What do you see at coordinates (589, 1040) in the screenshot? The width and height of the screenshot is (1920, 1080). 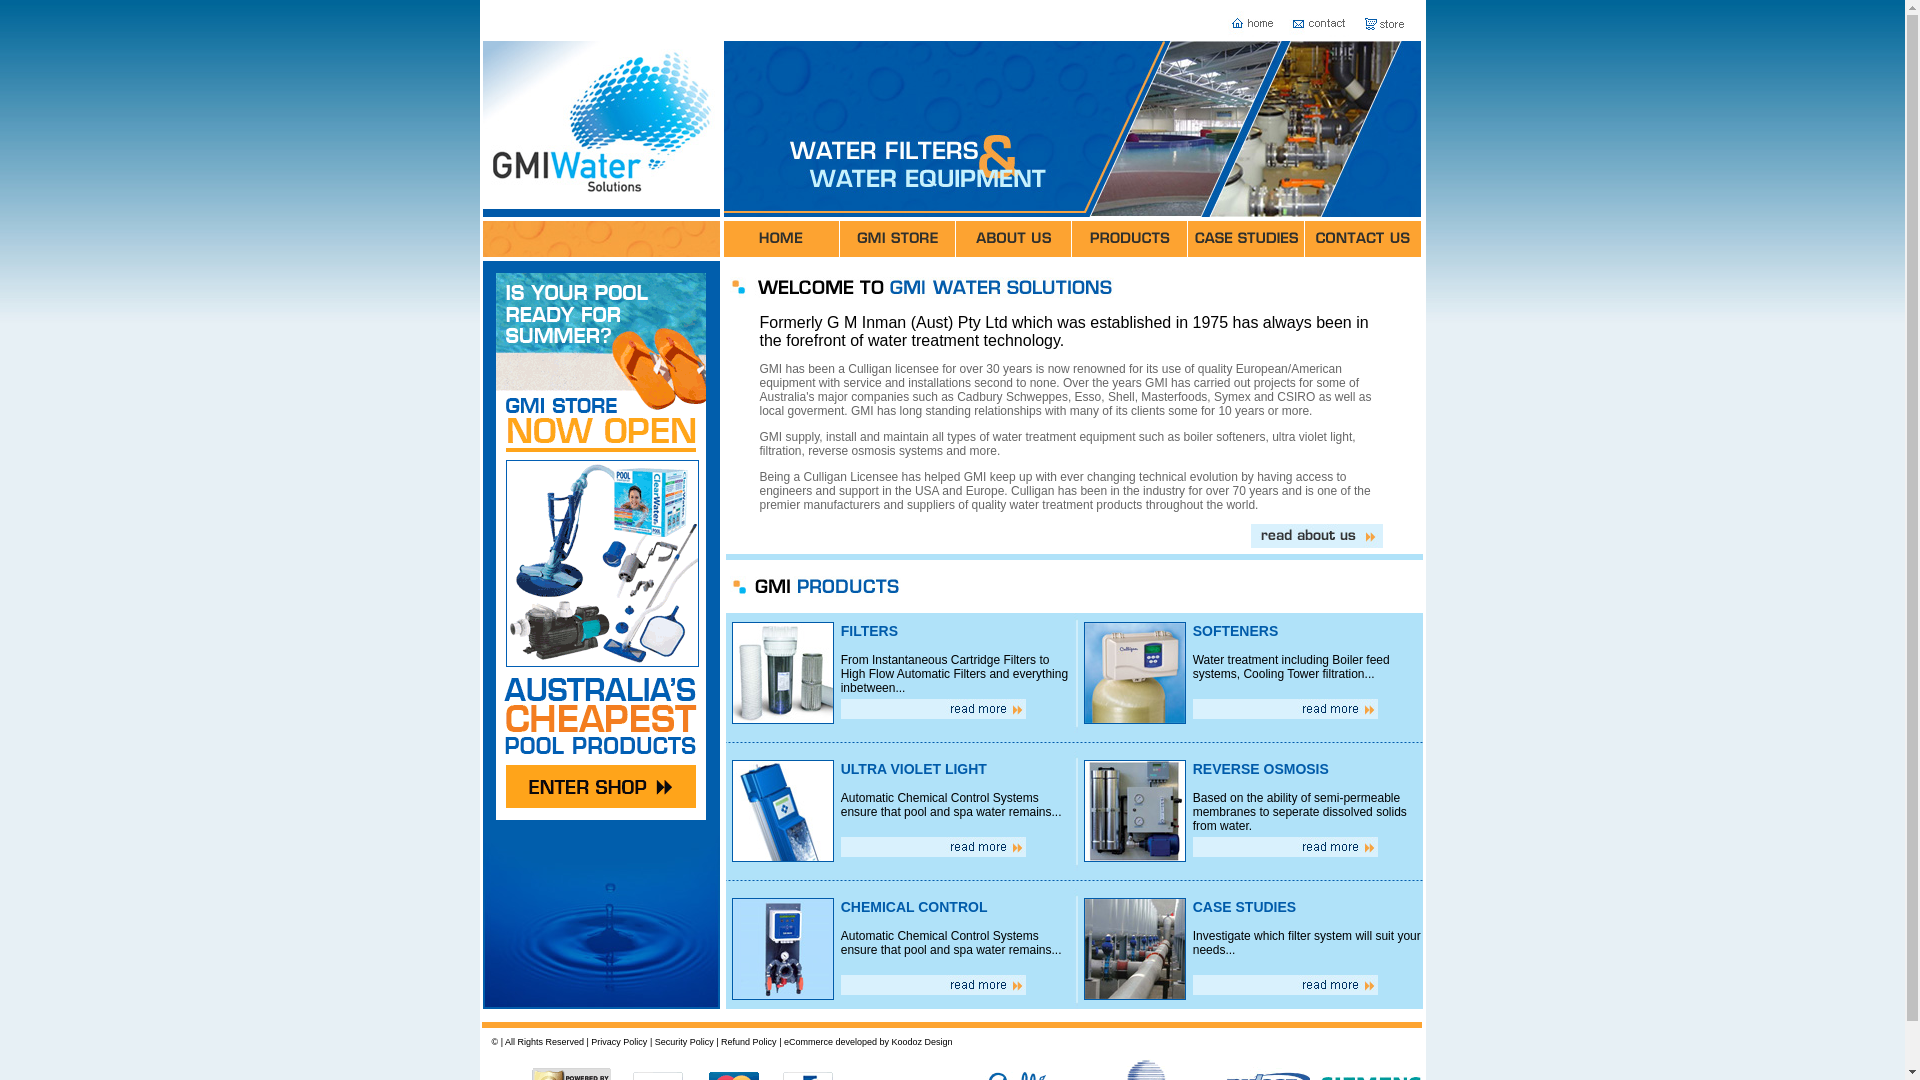 I see `'Privacy Policy'` at bounding box center [589, 1040].